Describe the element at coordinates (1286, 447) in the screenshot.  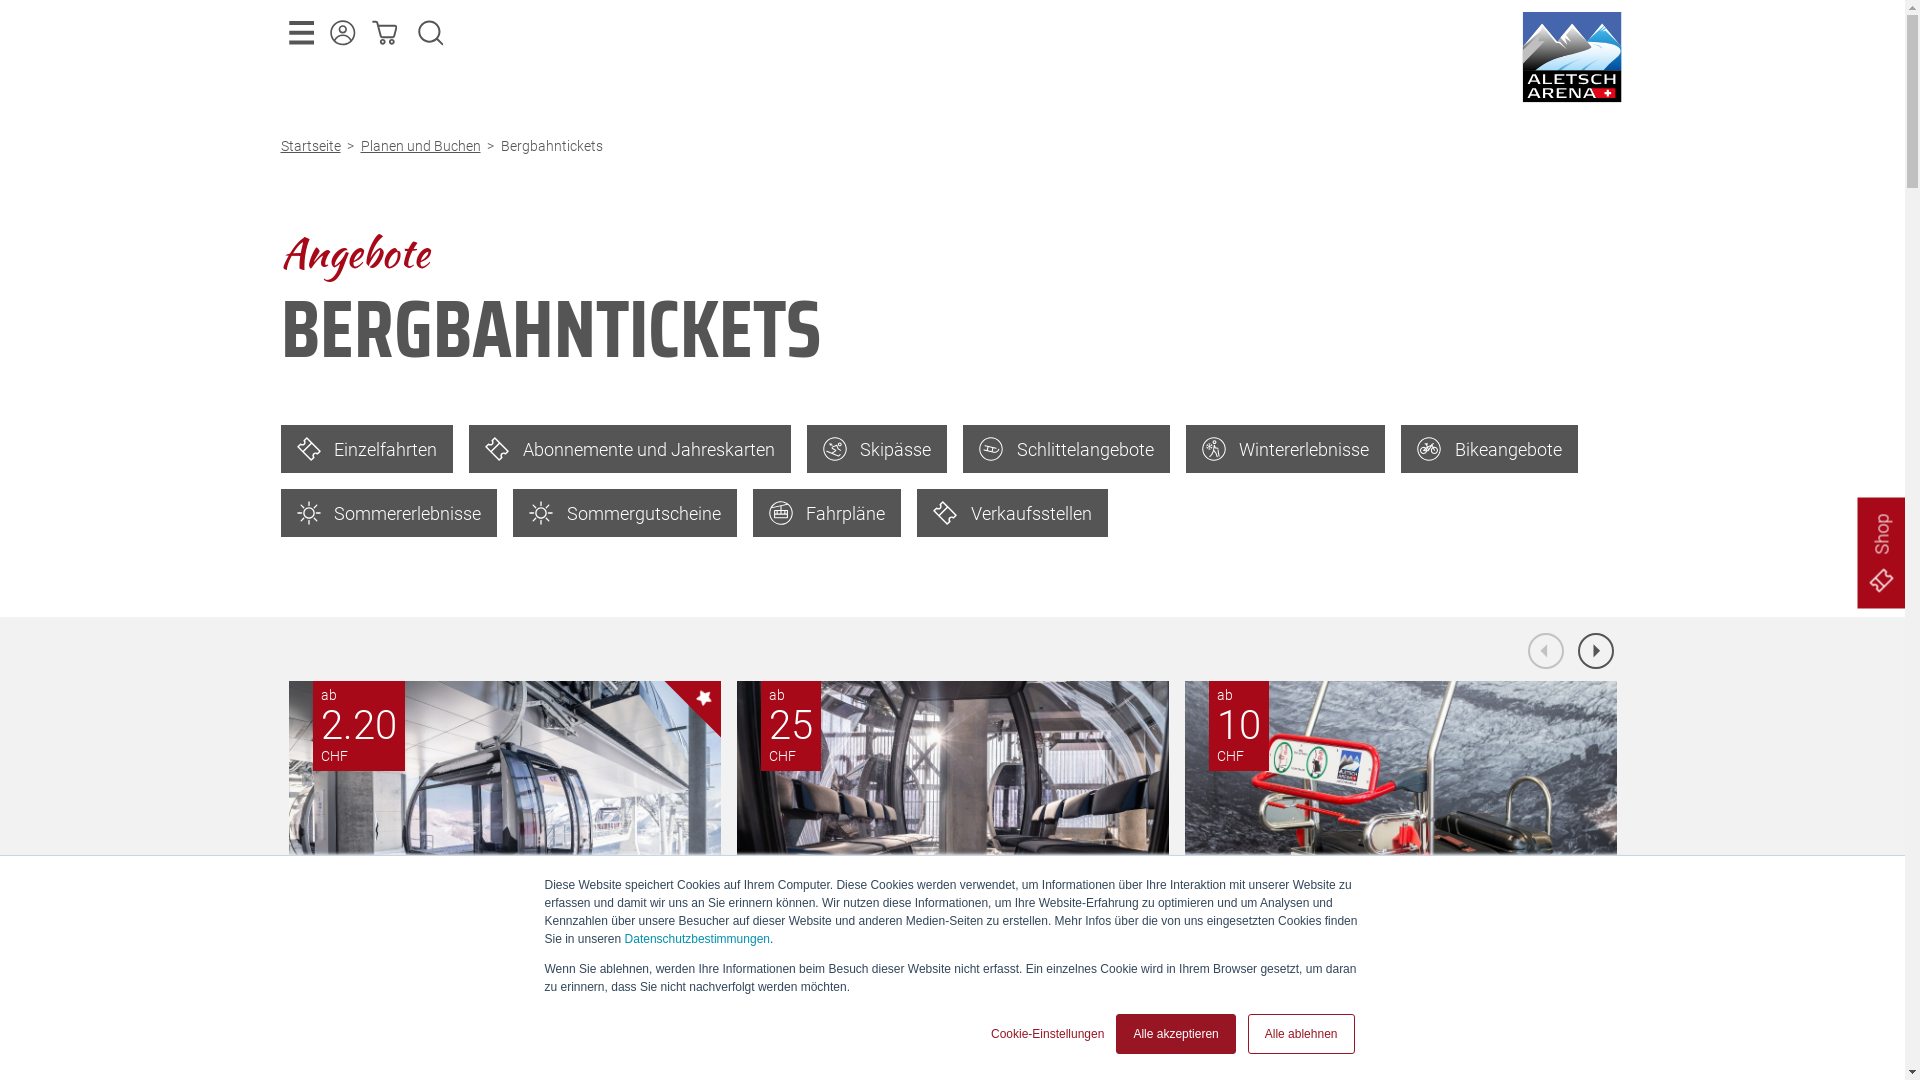
I see `'Wintererlebnisse'` at that location.